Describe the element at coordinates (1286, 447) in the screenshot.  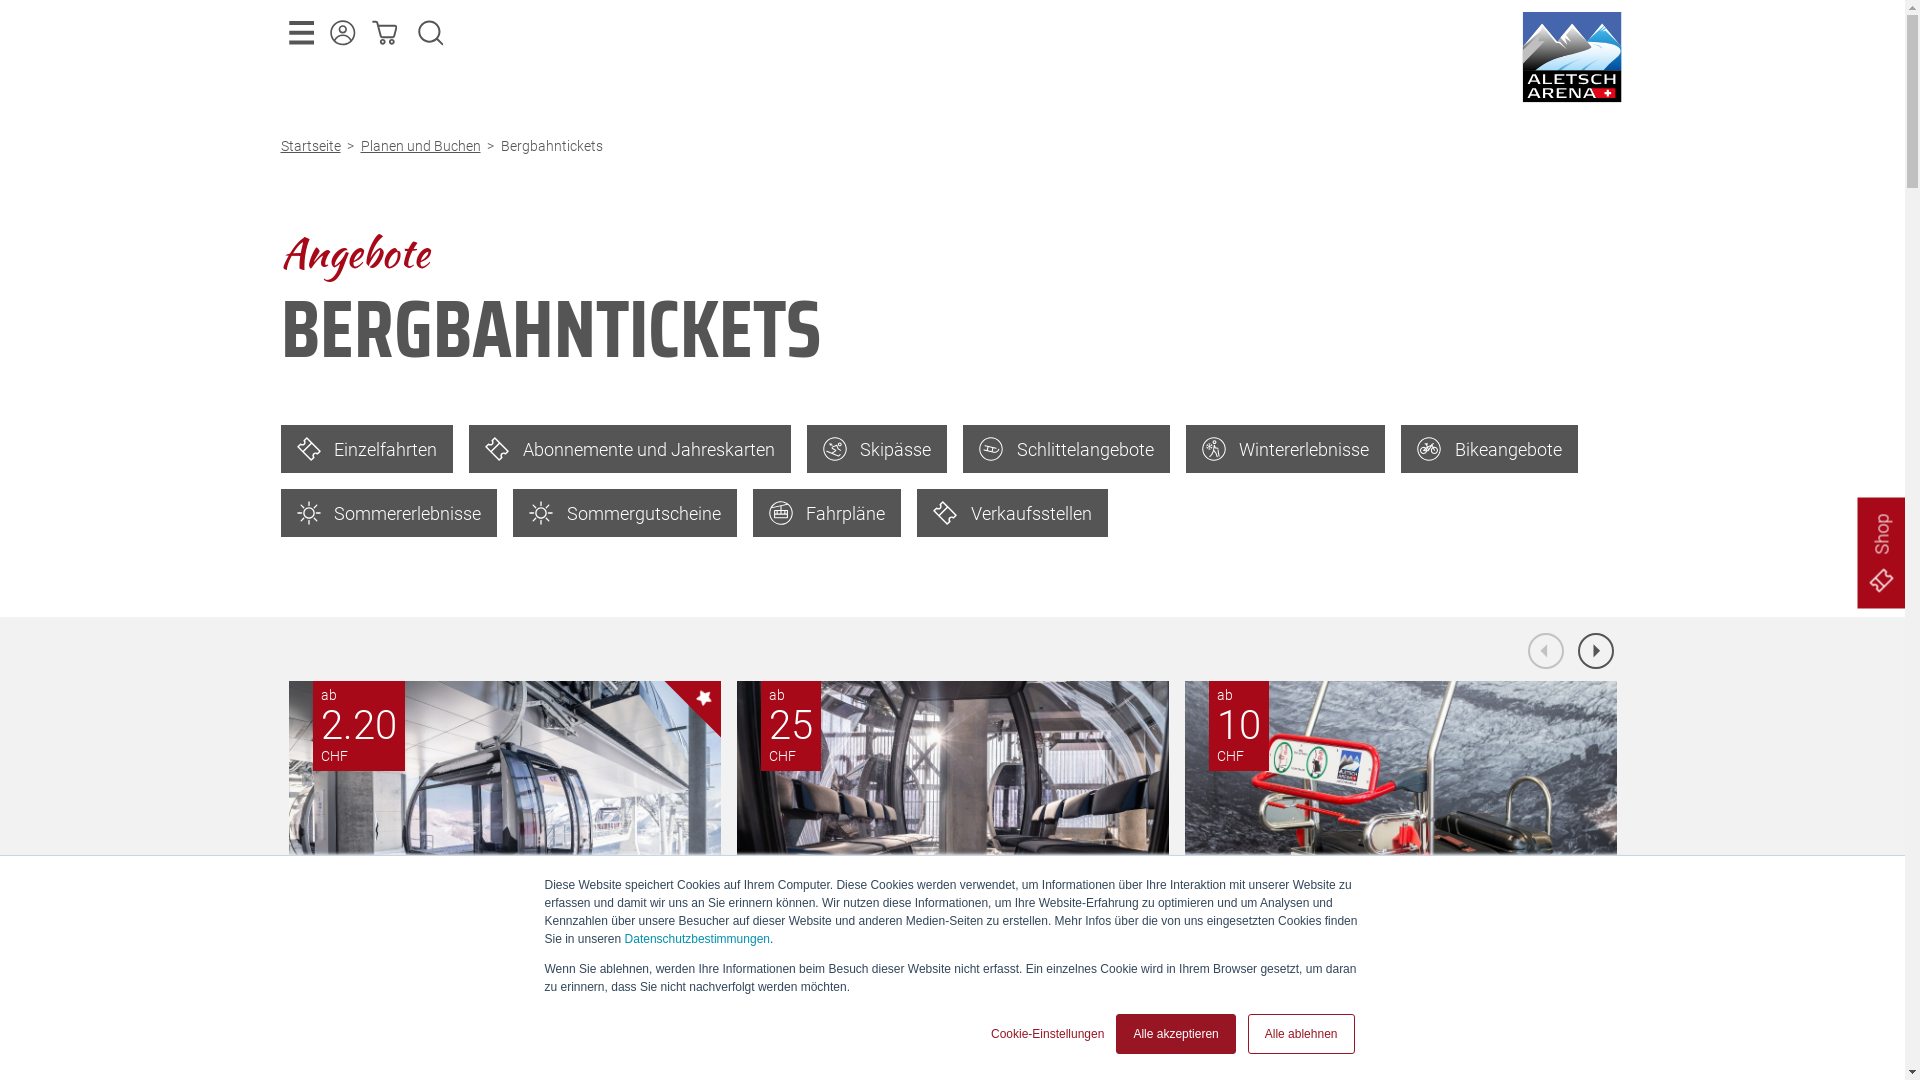
I see `'Wintererlebnisse'` at that location.